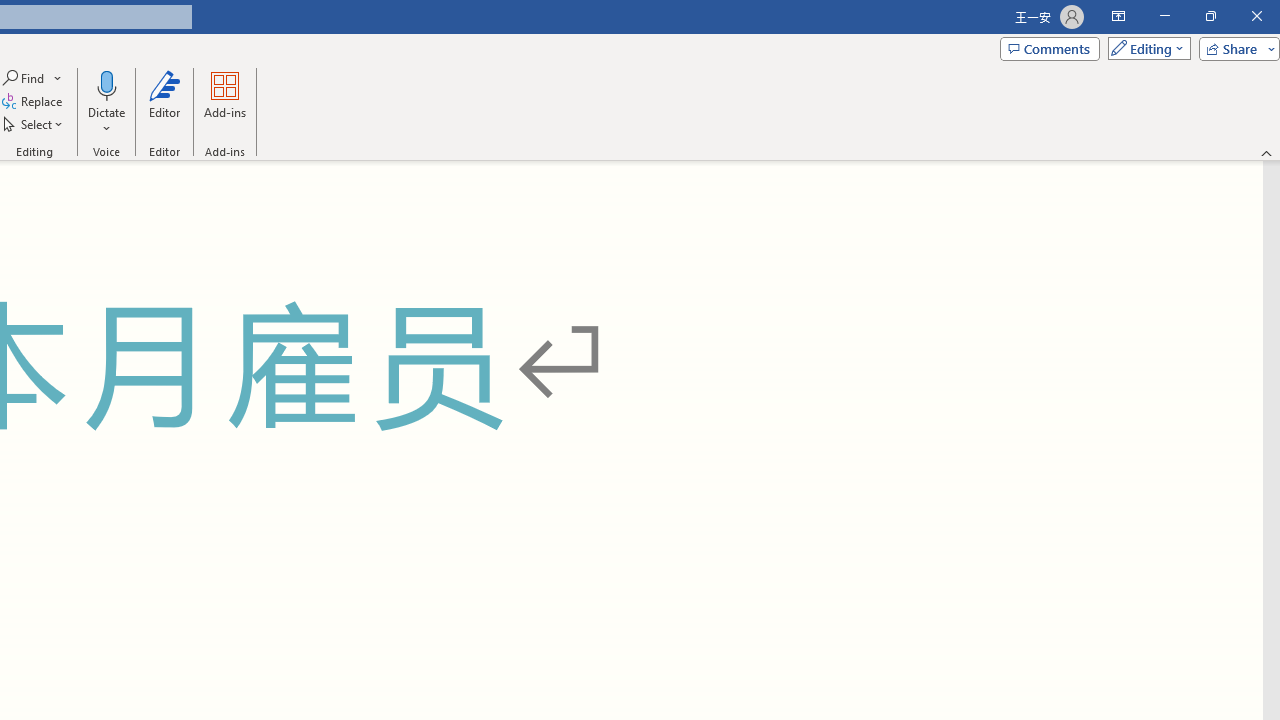 The width and height of the screenshot is (1280, 720). What do you see at coordinates (105, 103) in the screenshot?
I see `'Dictate'` at bounding box center [105, 103].